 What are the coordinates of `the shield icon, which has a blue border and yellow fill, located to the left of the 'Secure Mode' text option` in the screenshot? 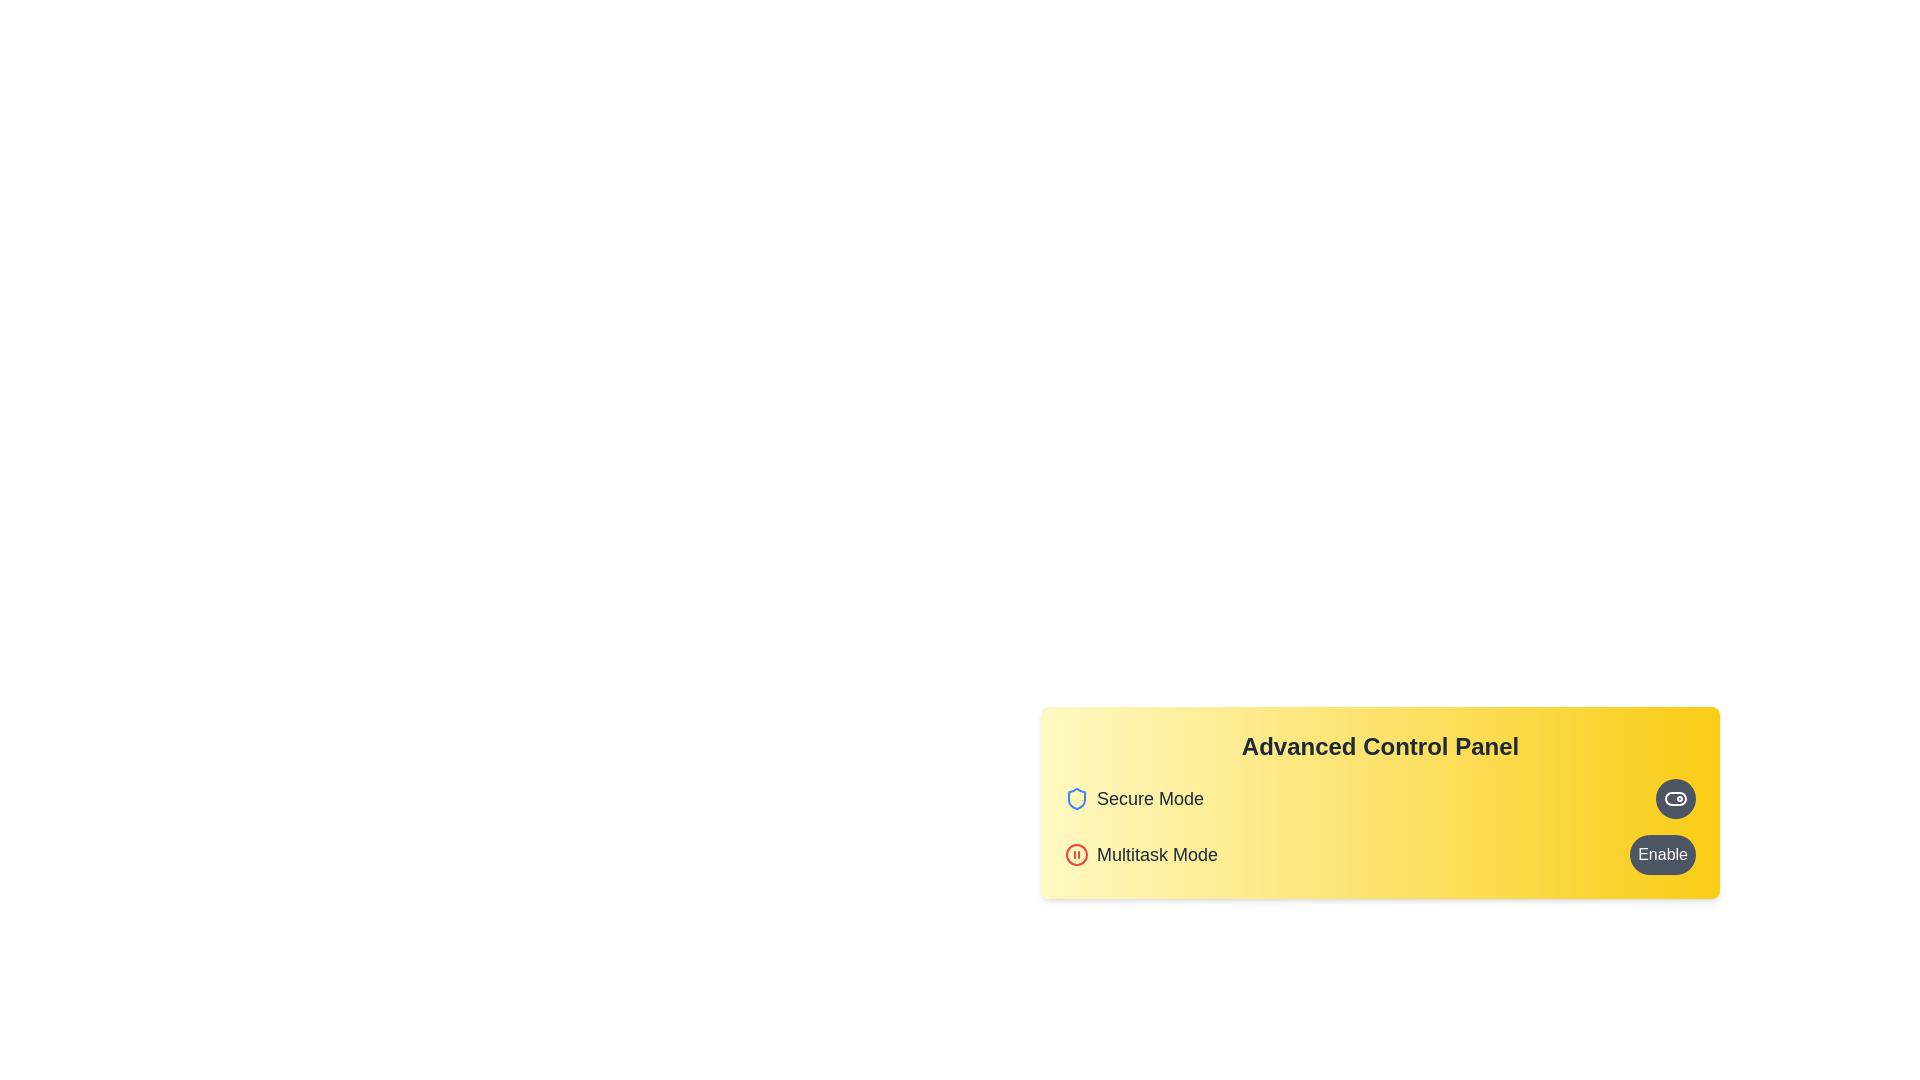 It's located at (1075, 797).